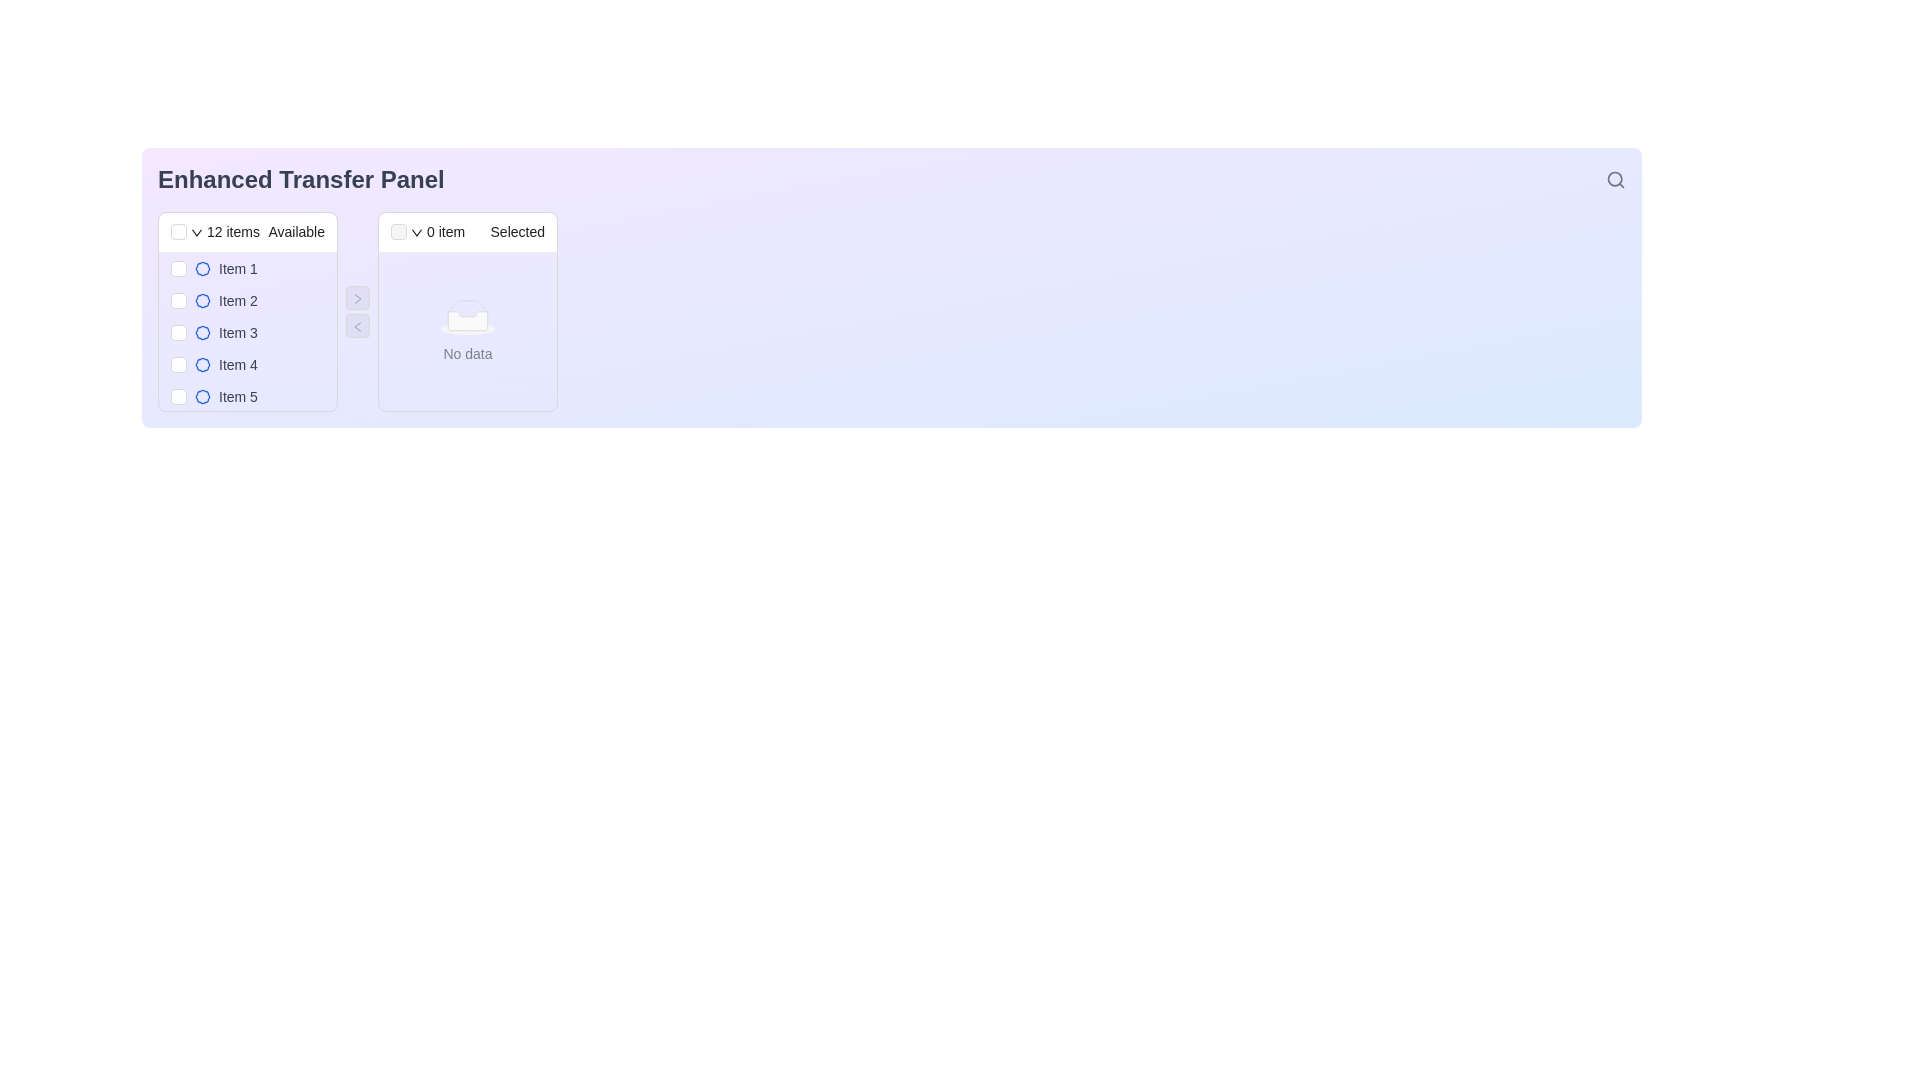  Describe the element at coordinates (1615, 178) in the screenshot. I see `the SVG circular element located near the top-right corner of the interface, which is part of a search-related icon group` at that location.